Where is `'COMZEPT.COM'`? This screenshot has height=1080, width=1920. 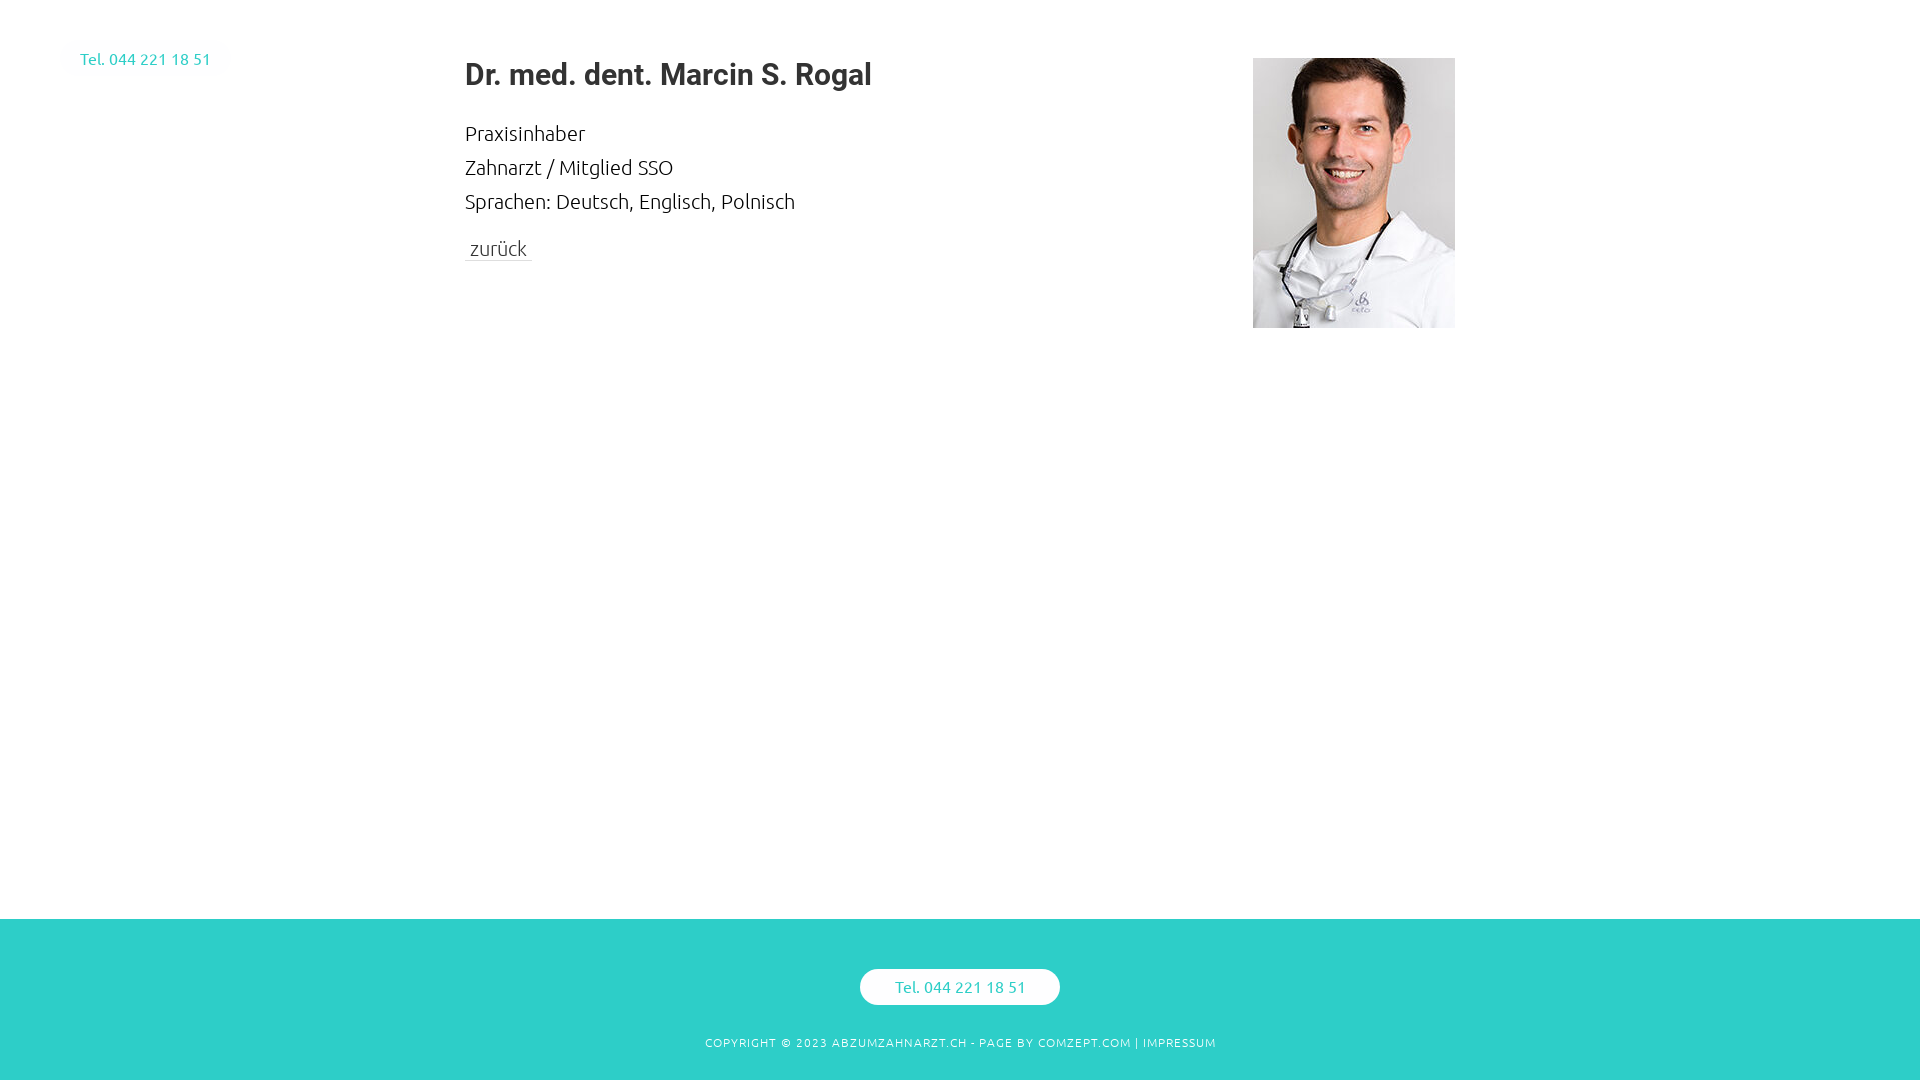
'COMZEPT.COM' is located at coordinates (1083, 1040).